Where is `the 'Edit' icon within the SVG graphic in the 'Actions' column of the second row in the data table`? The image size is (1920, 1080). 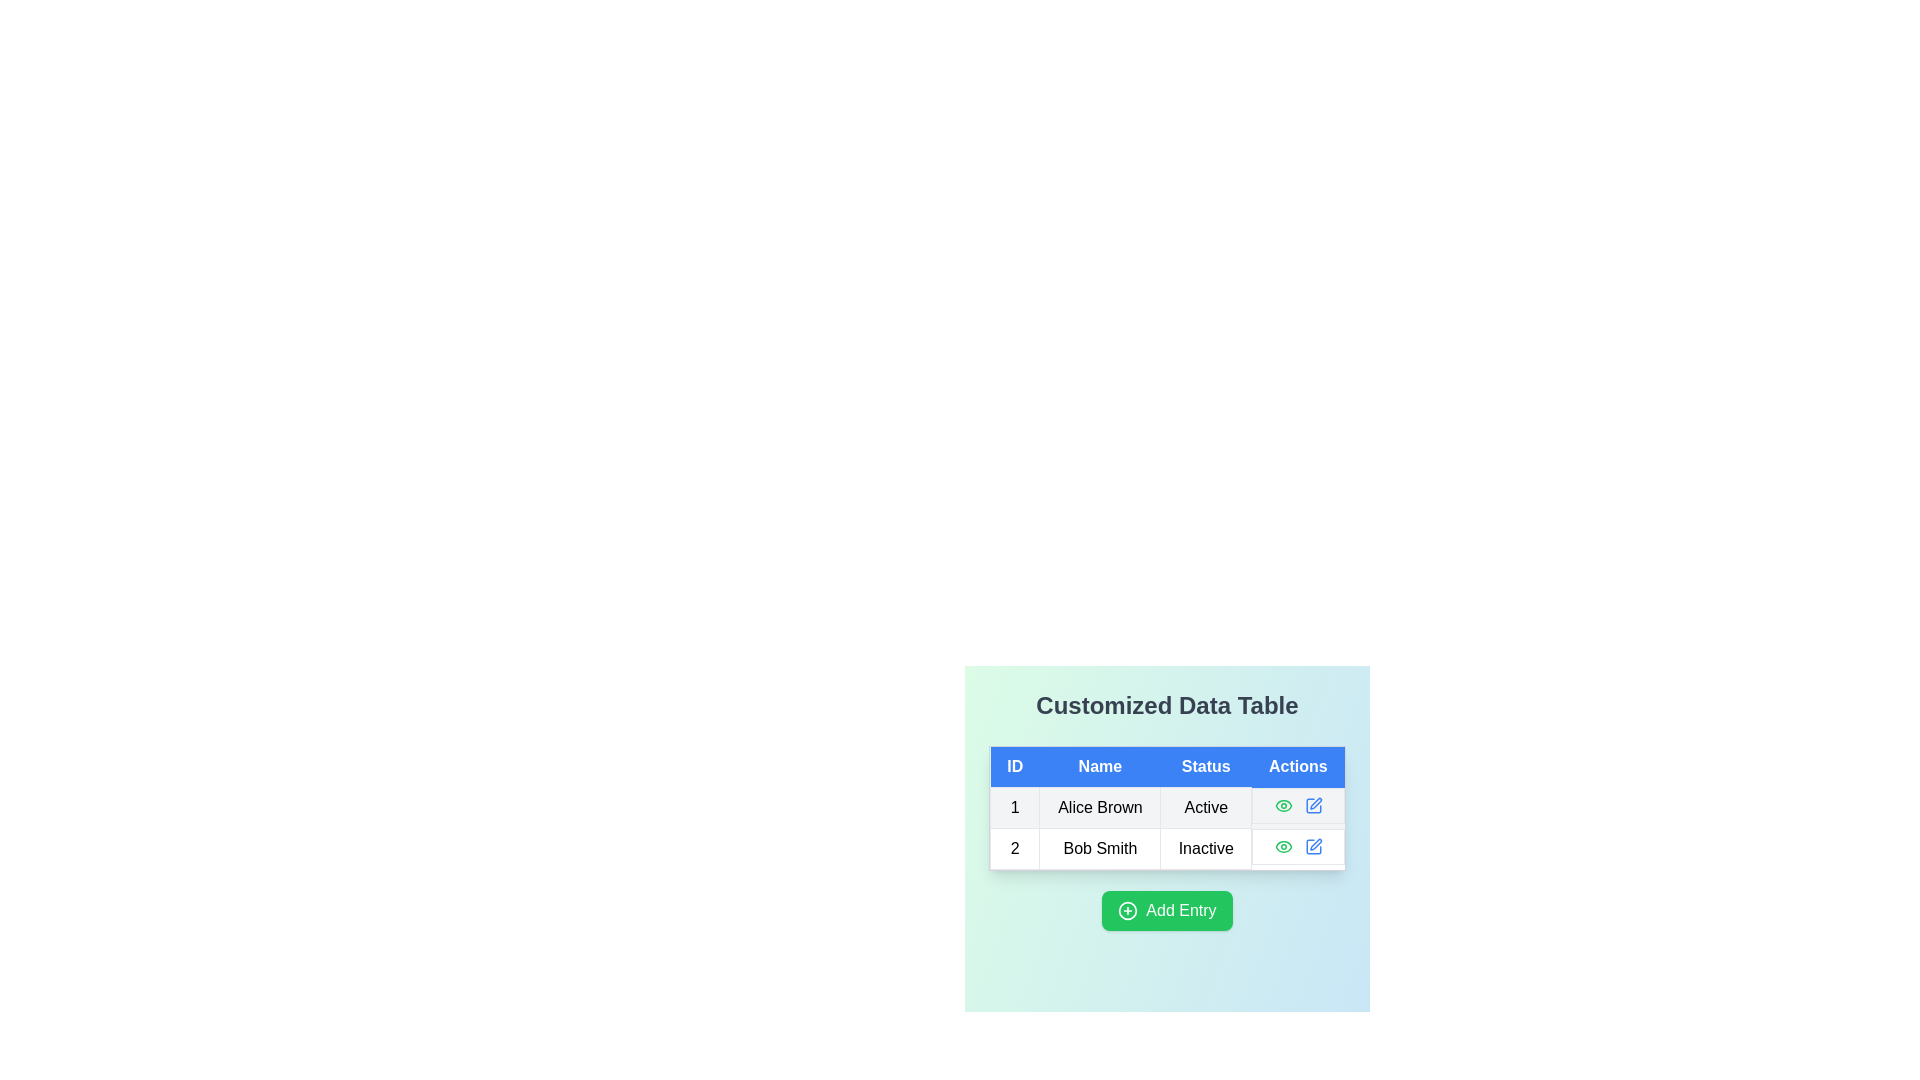
the 'Edit' icon within the SVG graphic in the 'Actions' column of the second row in the data table is located at coordinates (1315, 844).